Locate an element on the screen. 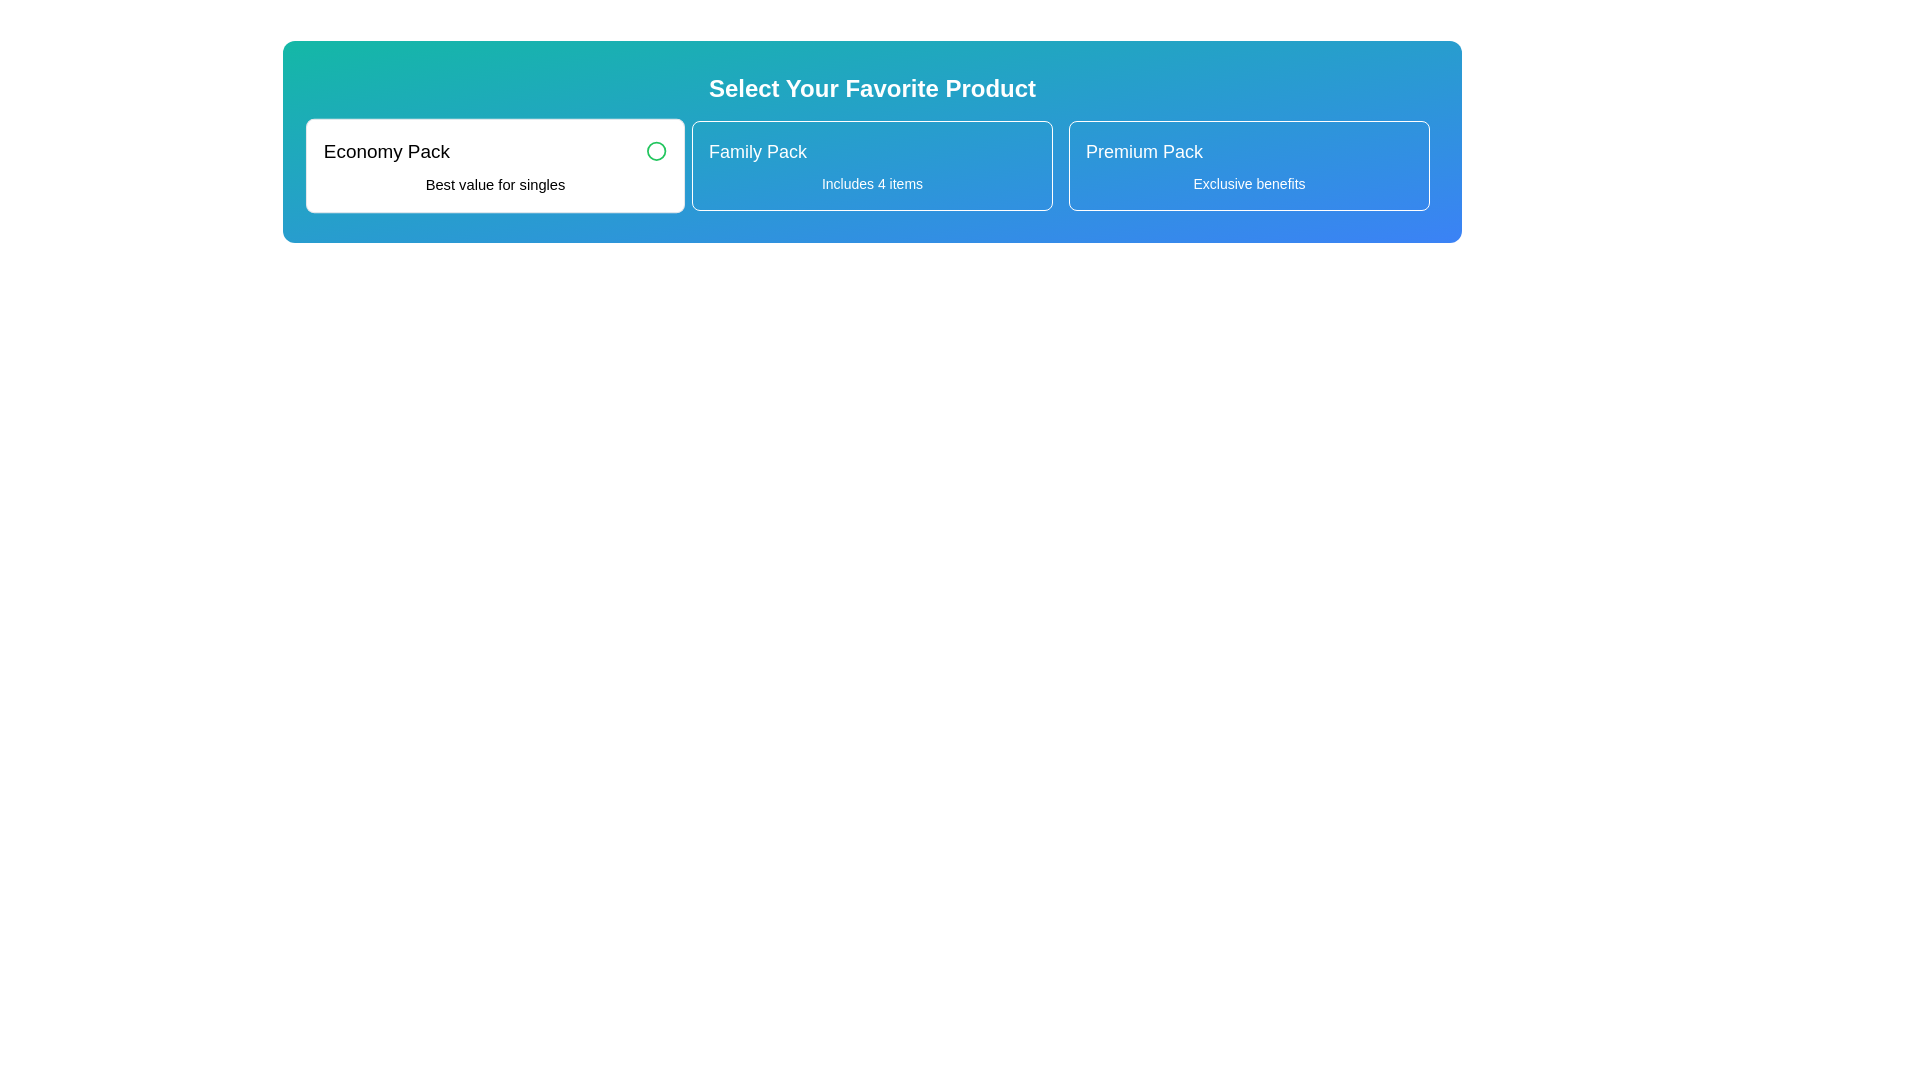 This screenshot has height=1080, width=1920. the card-like button for the 'Family Pack' option, which includes the subtitle 'Includes 4 items', positioned in the middle of three product options is located at coordinates (872, 164).